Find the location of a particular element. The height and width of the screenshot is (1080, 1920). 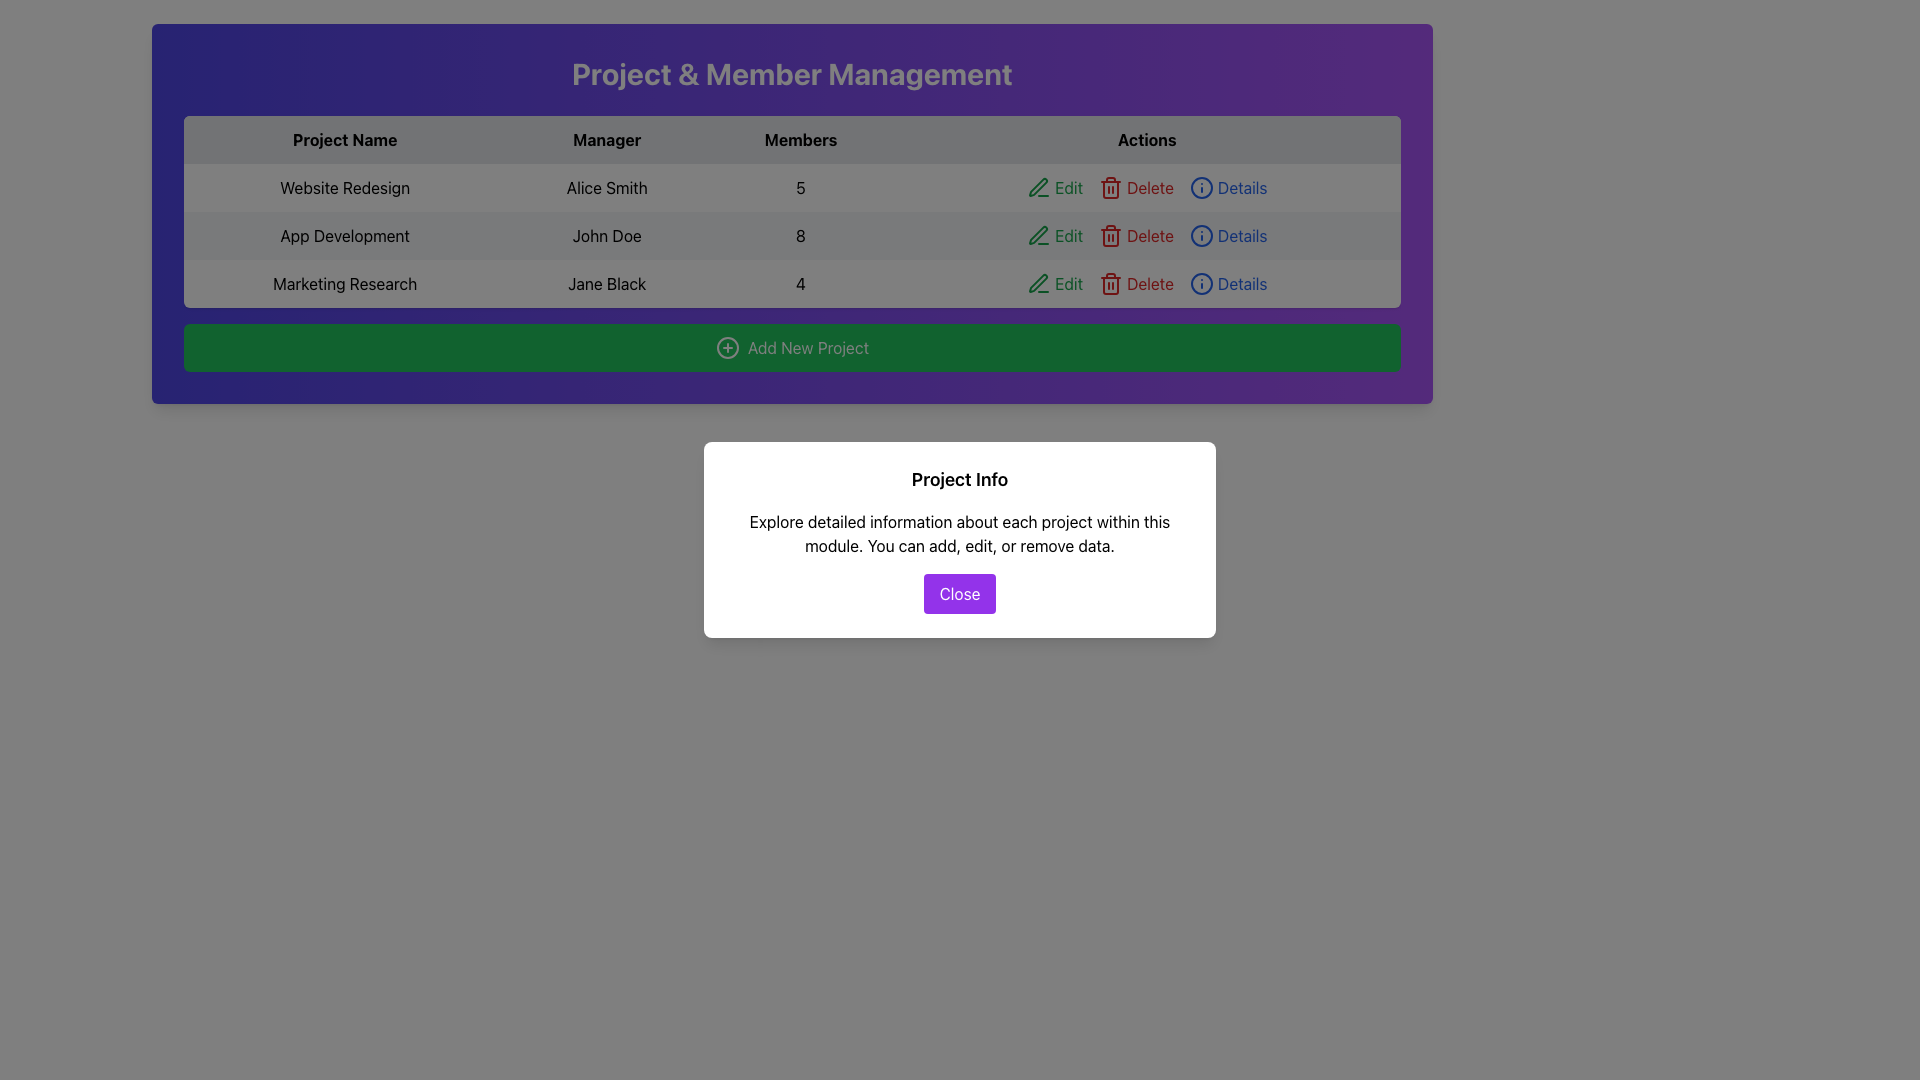

the small green pen icon button next to the 'Edit' text in the 'Actions' column for 'App Development' is located at coordinates (1038, 234).